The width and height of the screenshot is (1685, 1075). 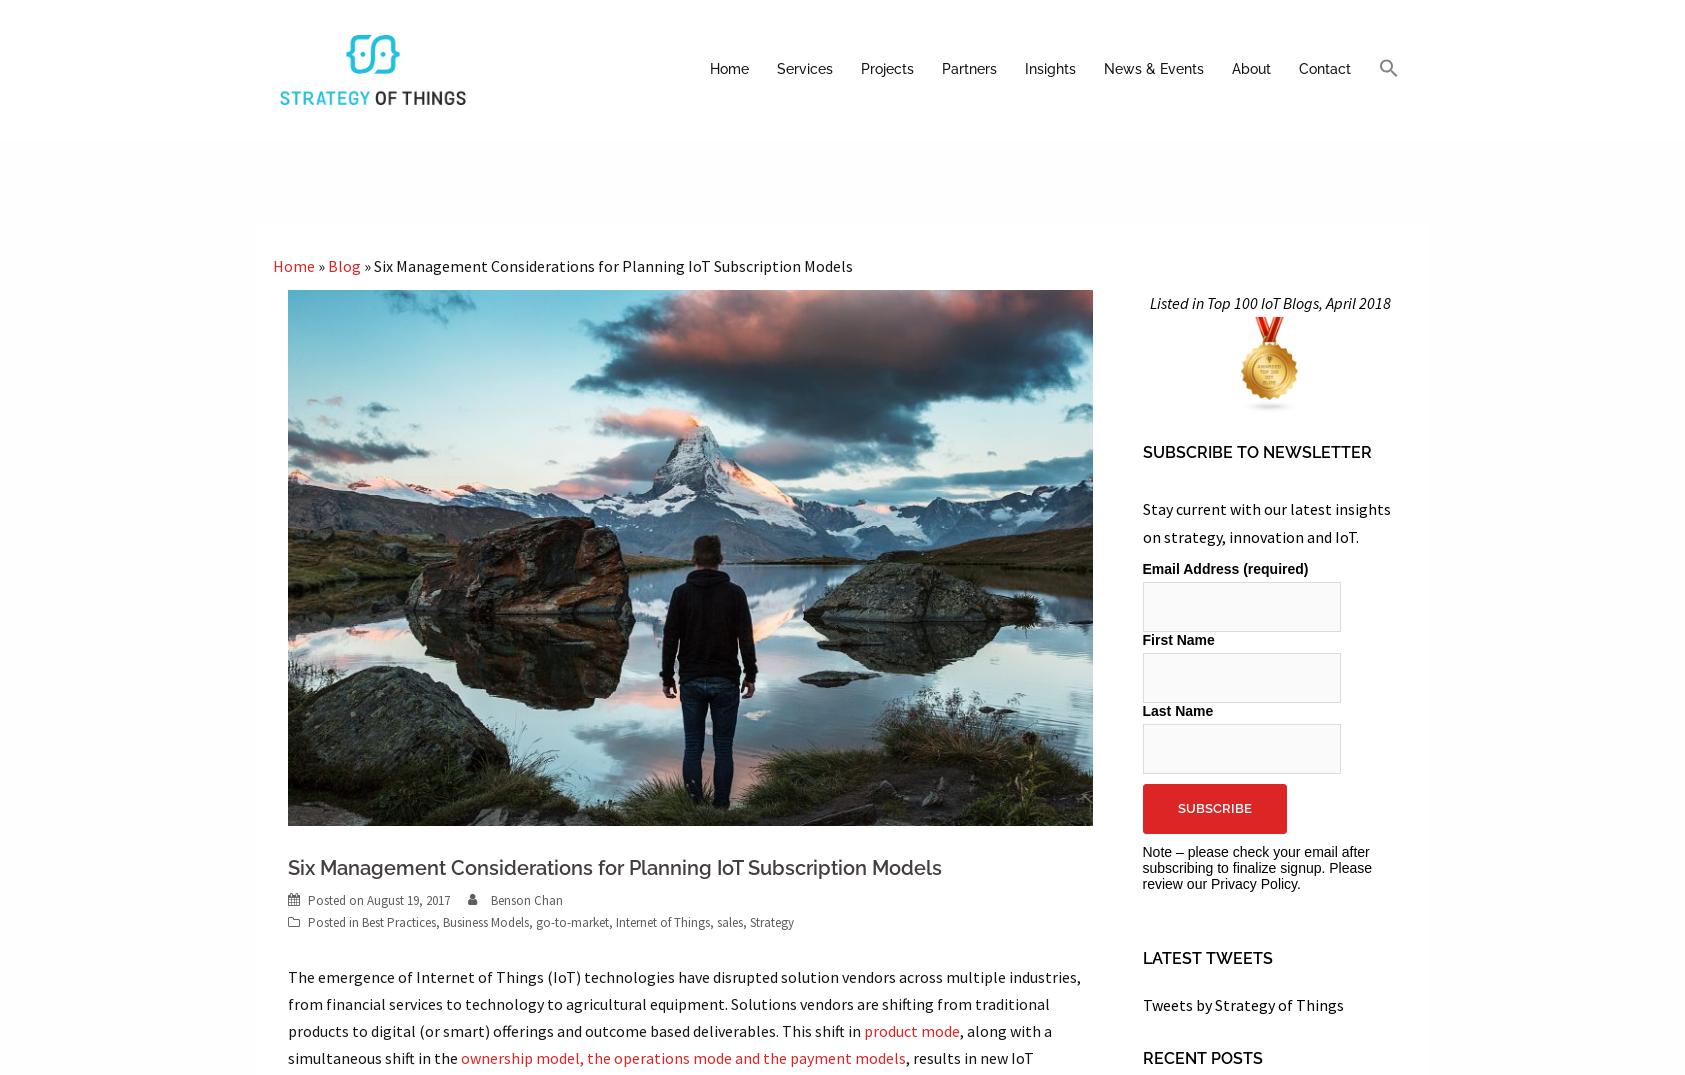 I want to click on 'Posted in', so click(x=333, y=920).